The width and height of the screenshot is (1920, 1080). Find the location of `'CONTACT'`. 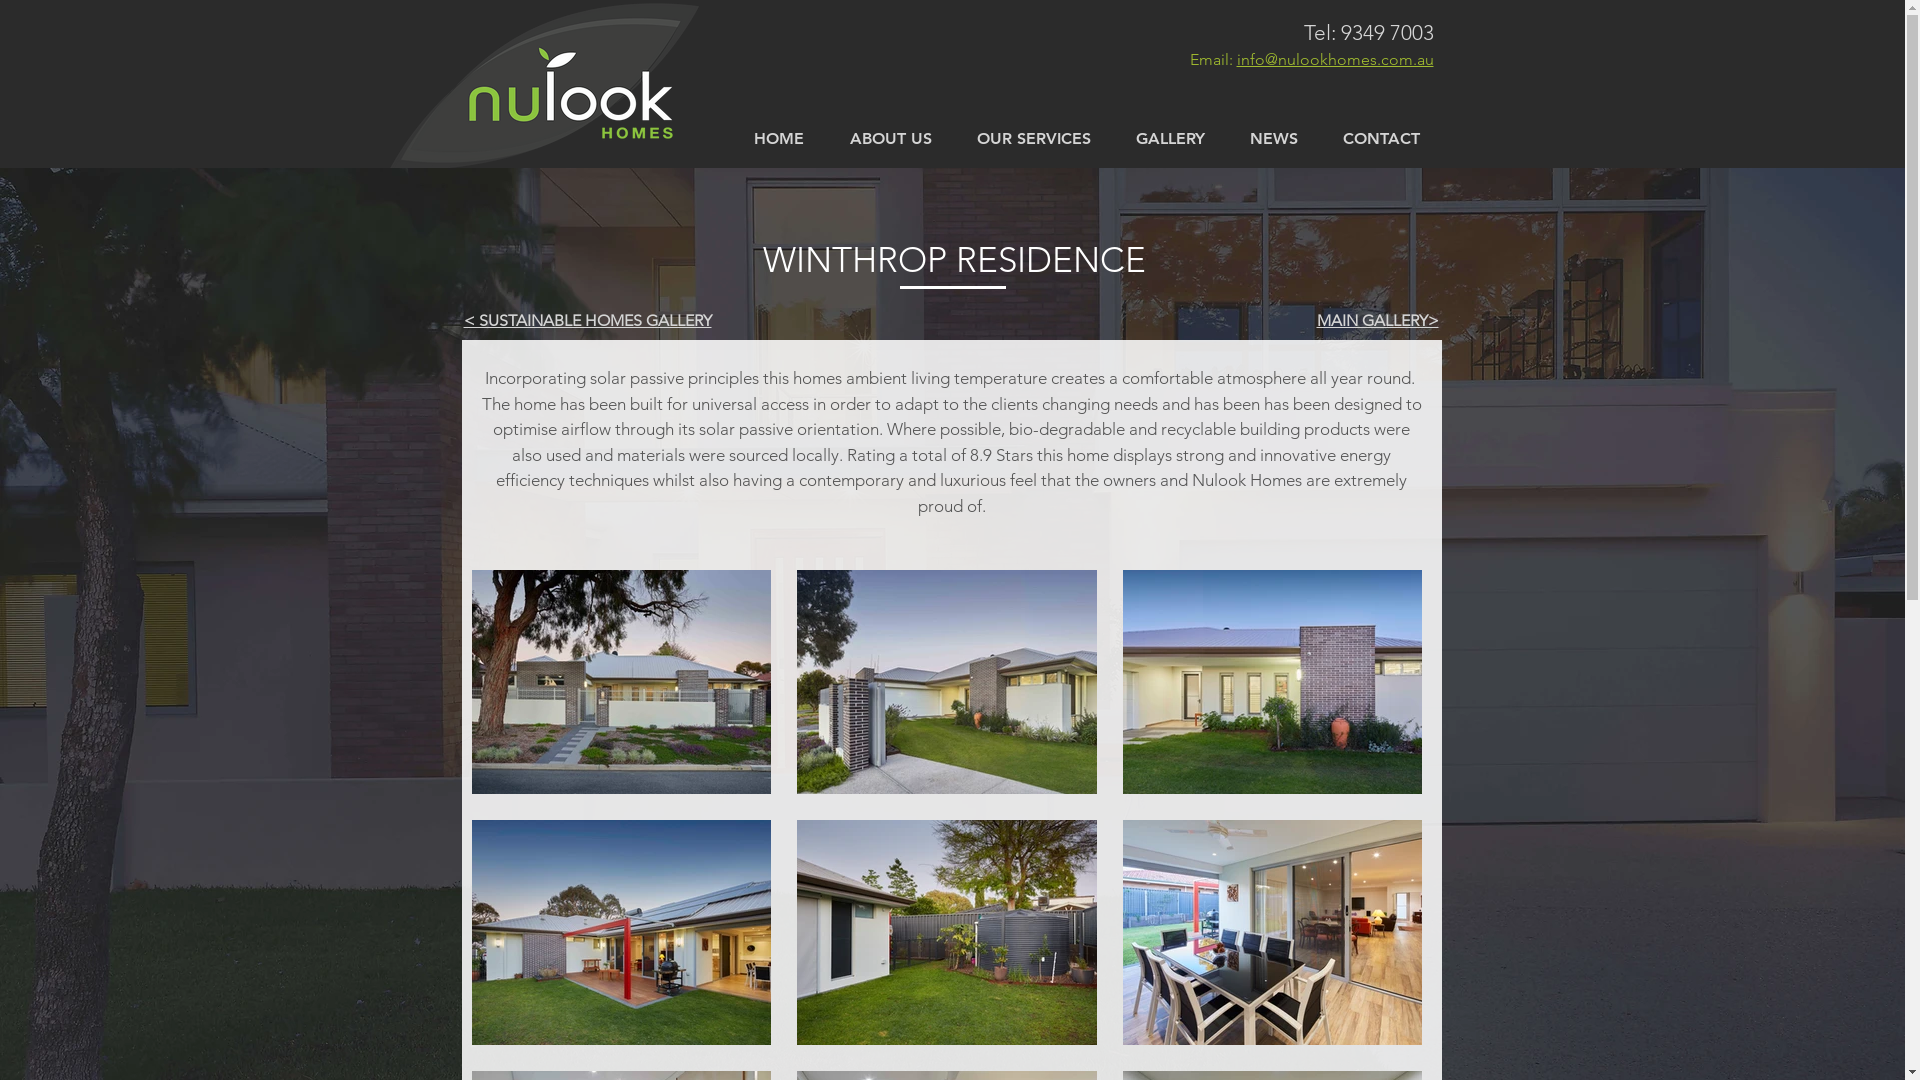

'CONTACT' is located at coordinates (1380, 137).